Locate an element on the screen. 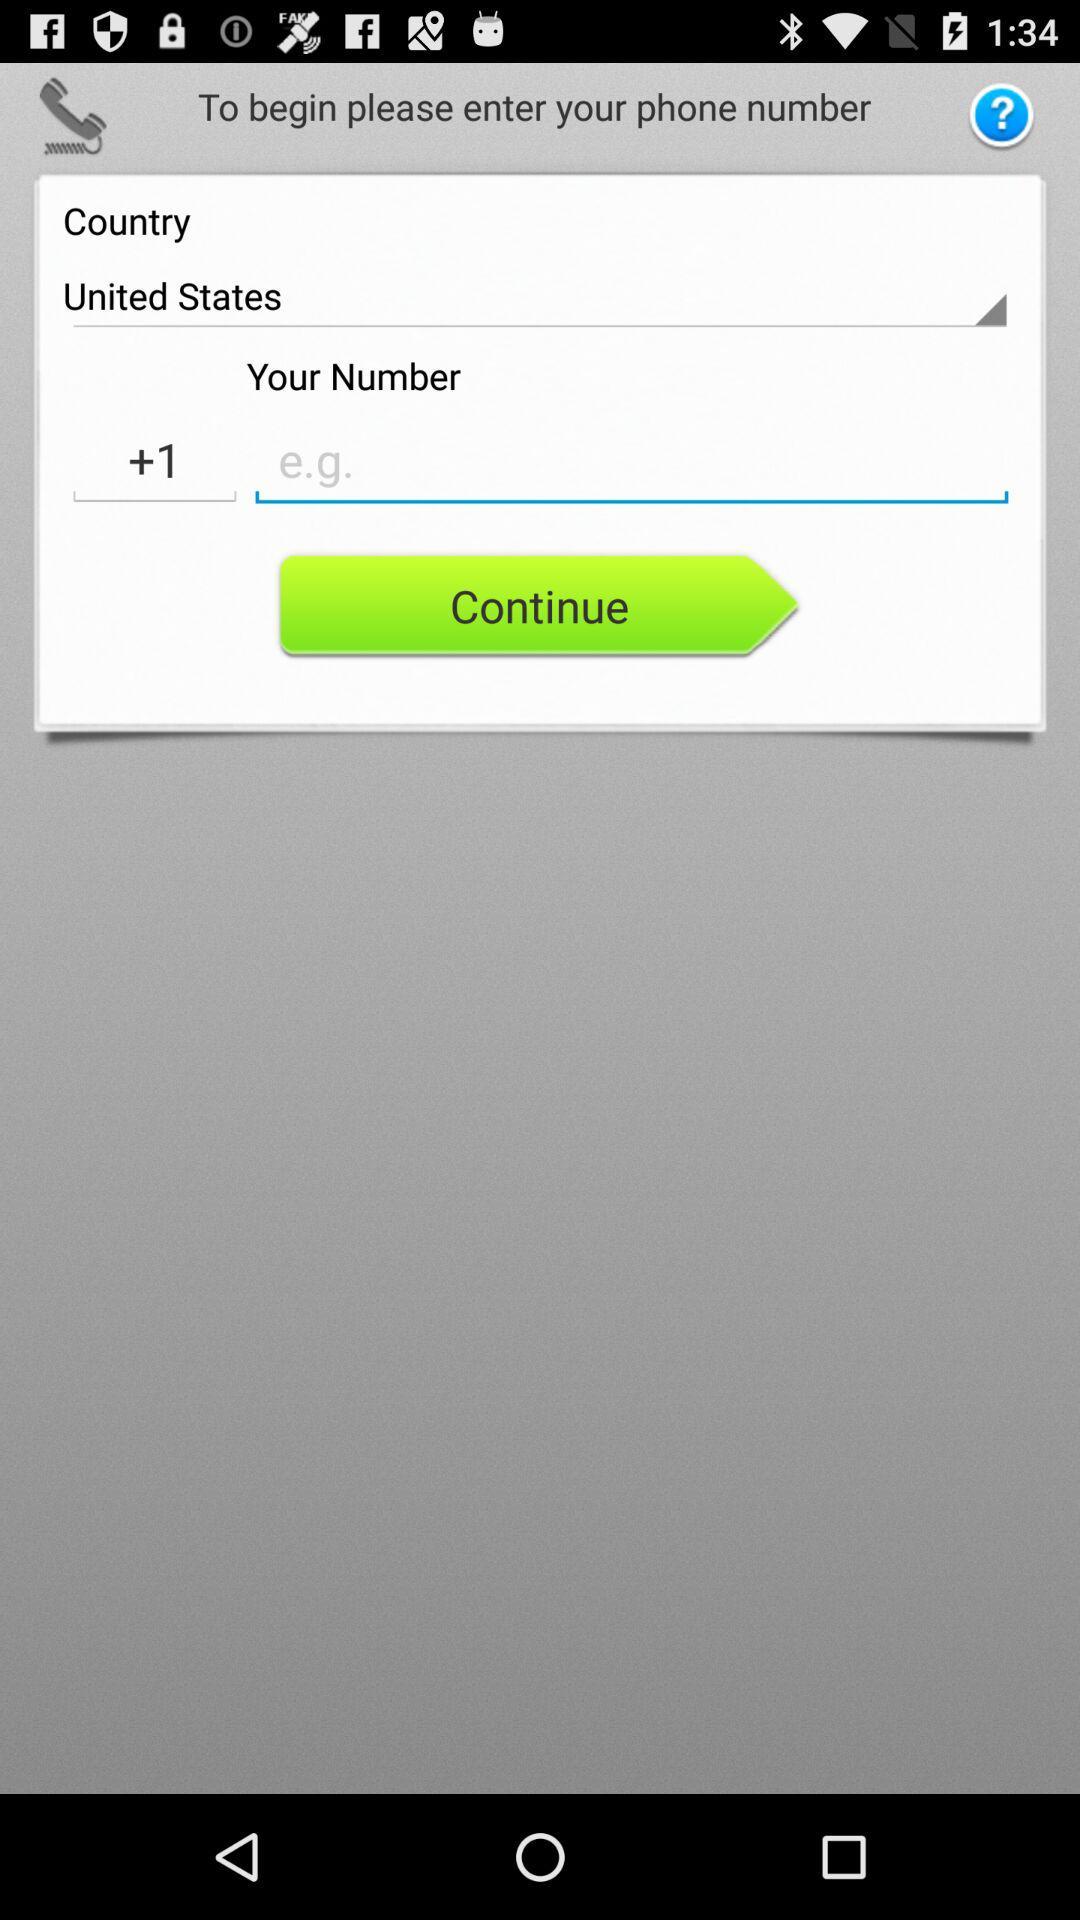  phone number is located at coordinates (631, 459).